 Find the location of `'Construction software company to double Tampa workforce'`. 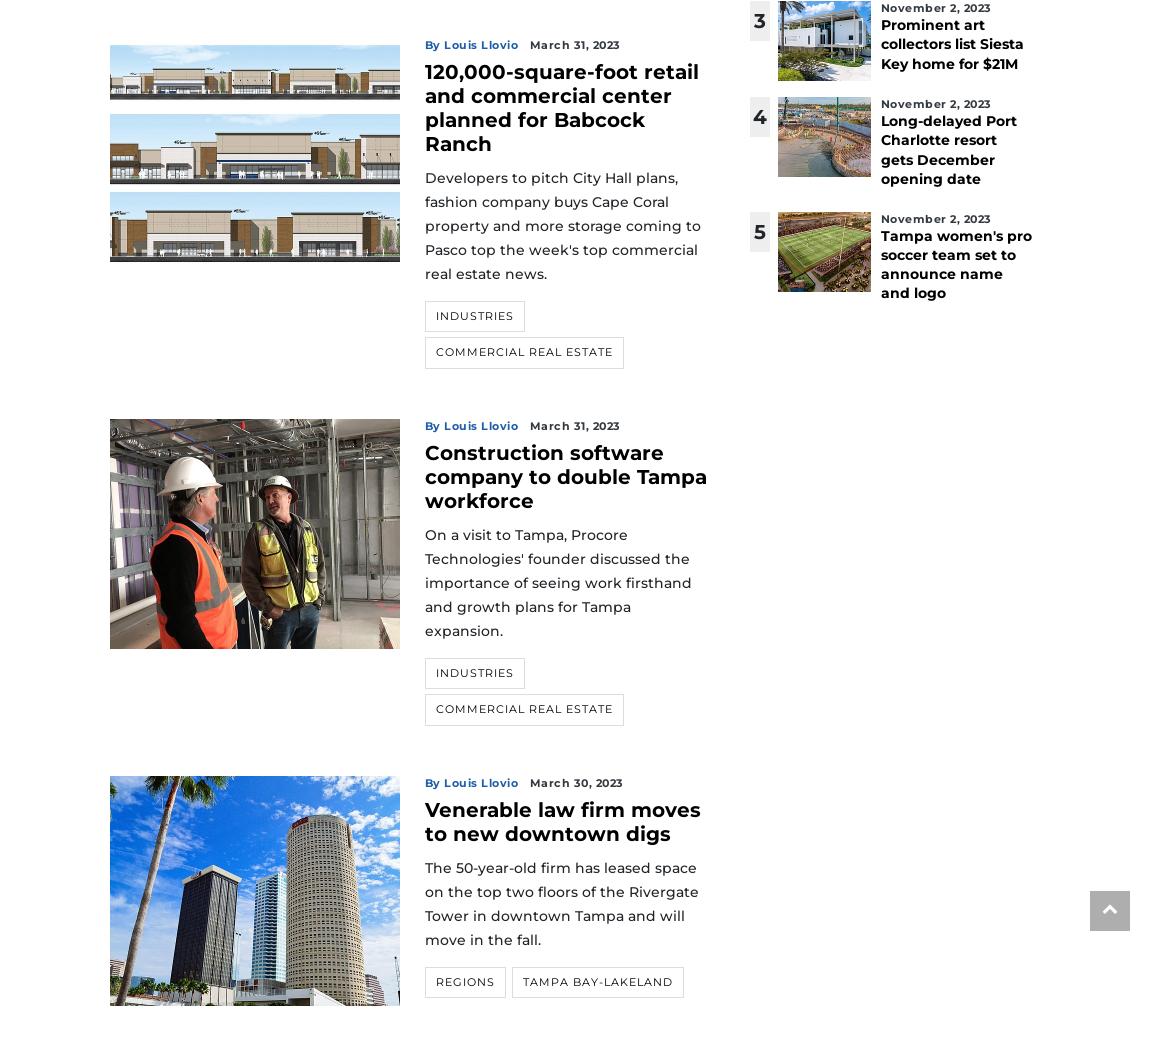

'Construction software company to double Tampa workforce' is located at coordinates (564, 474).